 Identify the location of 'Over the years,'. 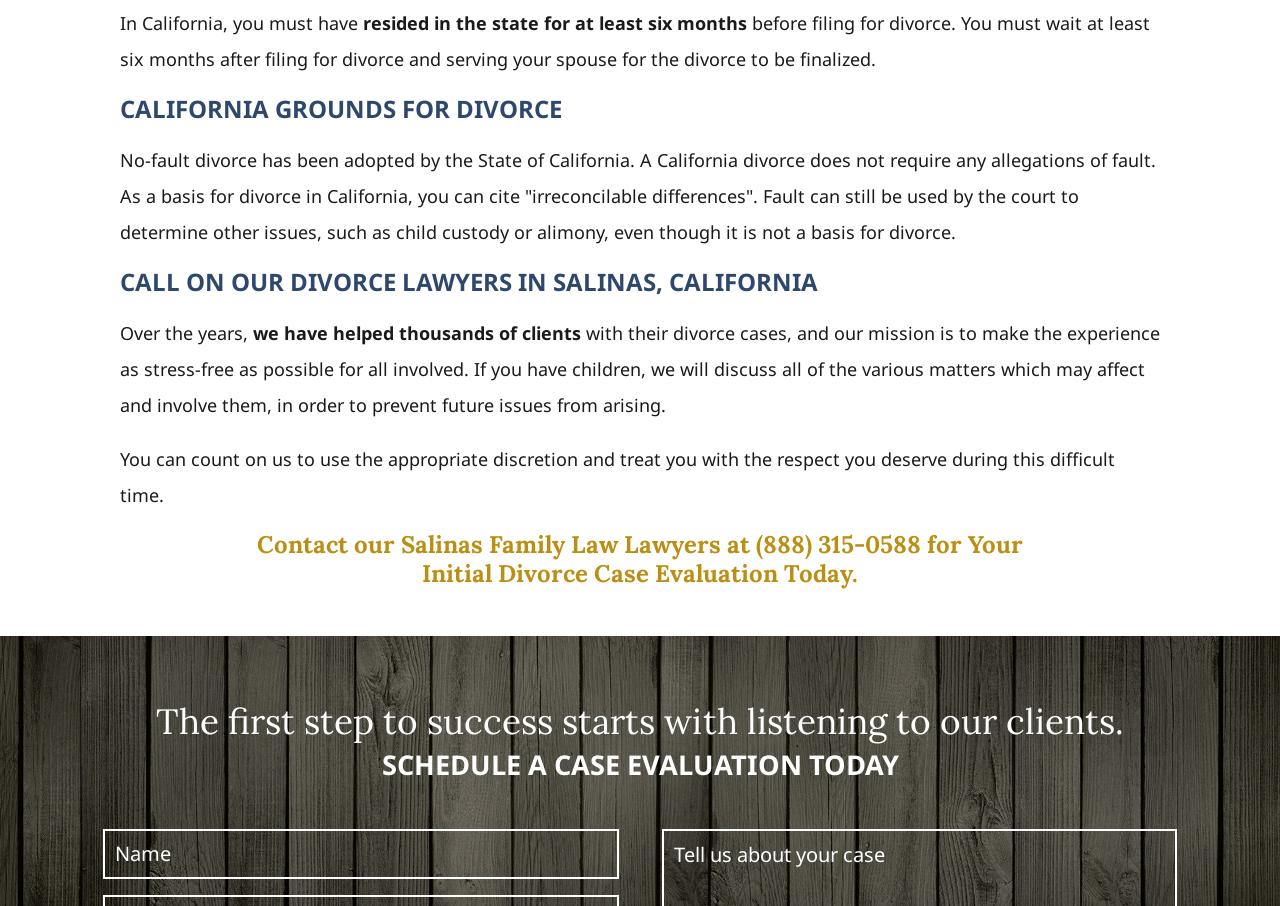
(119, 332).